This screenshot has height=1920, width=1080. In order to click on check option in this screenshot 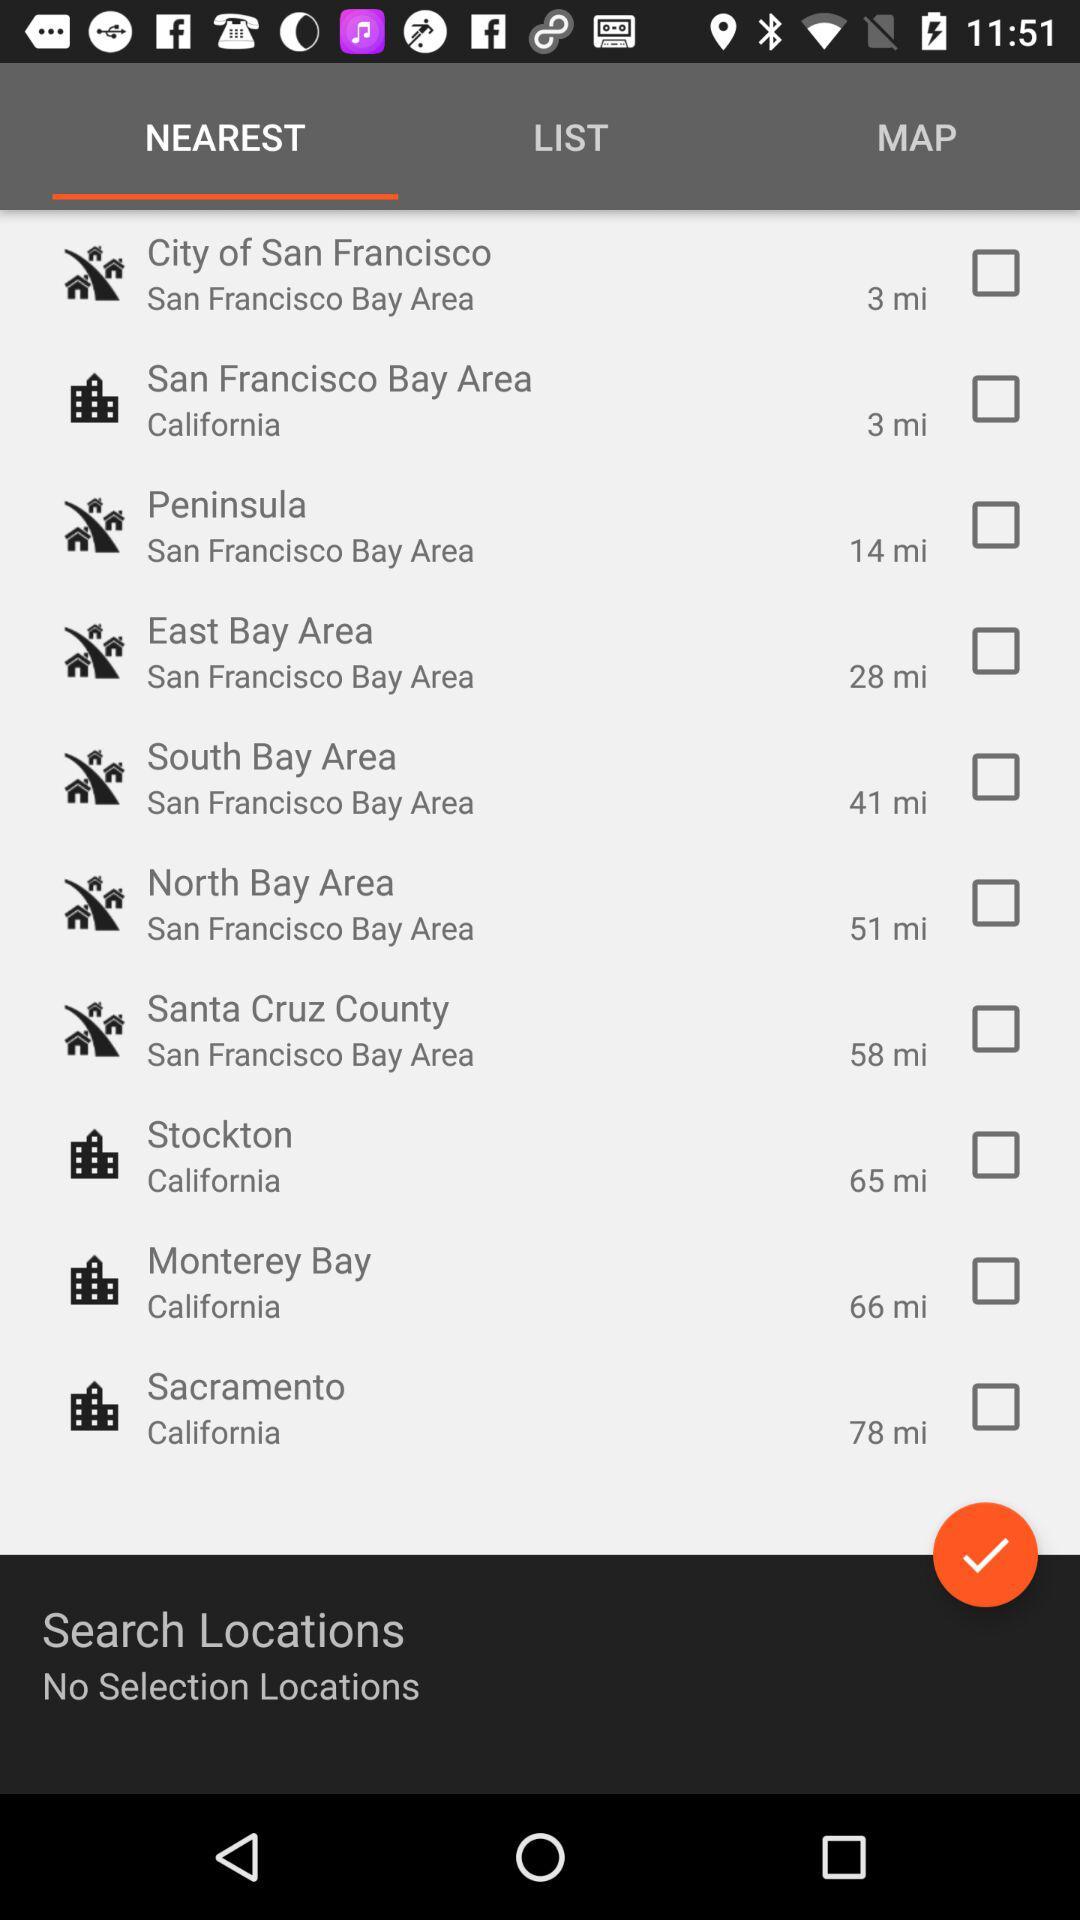, I will do `click(995, 651)`.